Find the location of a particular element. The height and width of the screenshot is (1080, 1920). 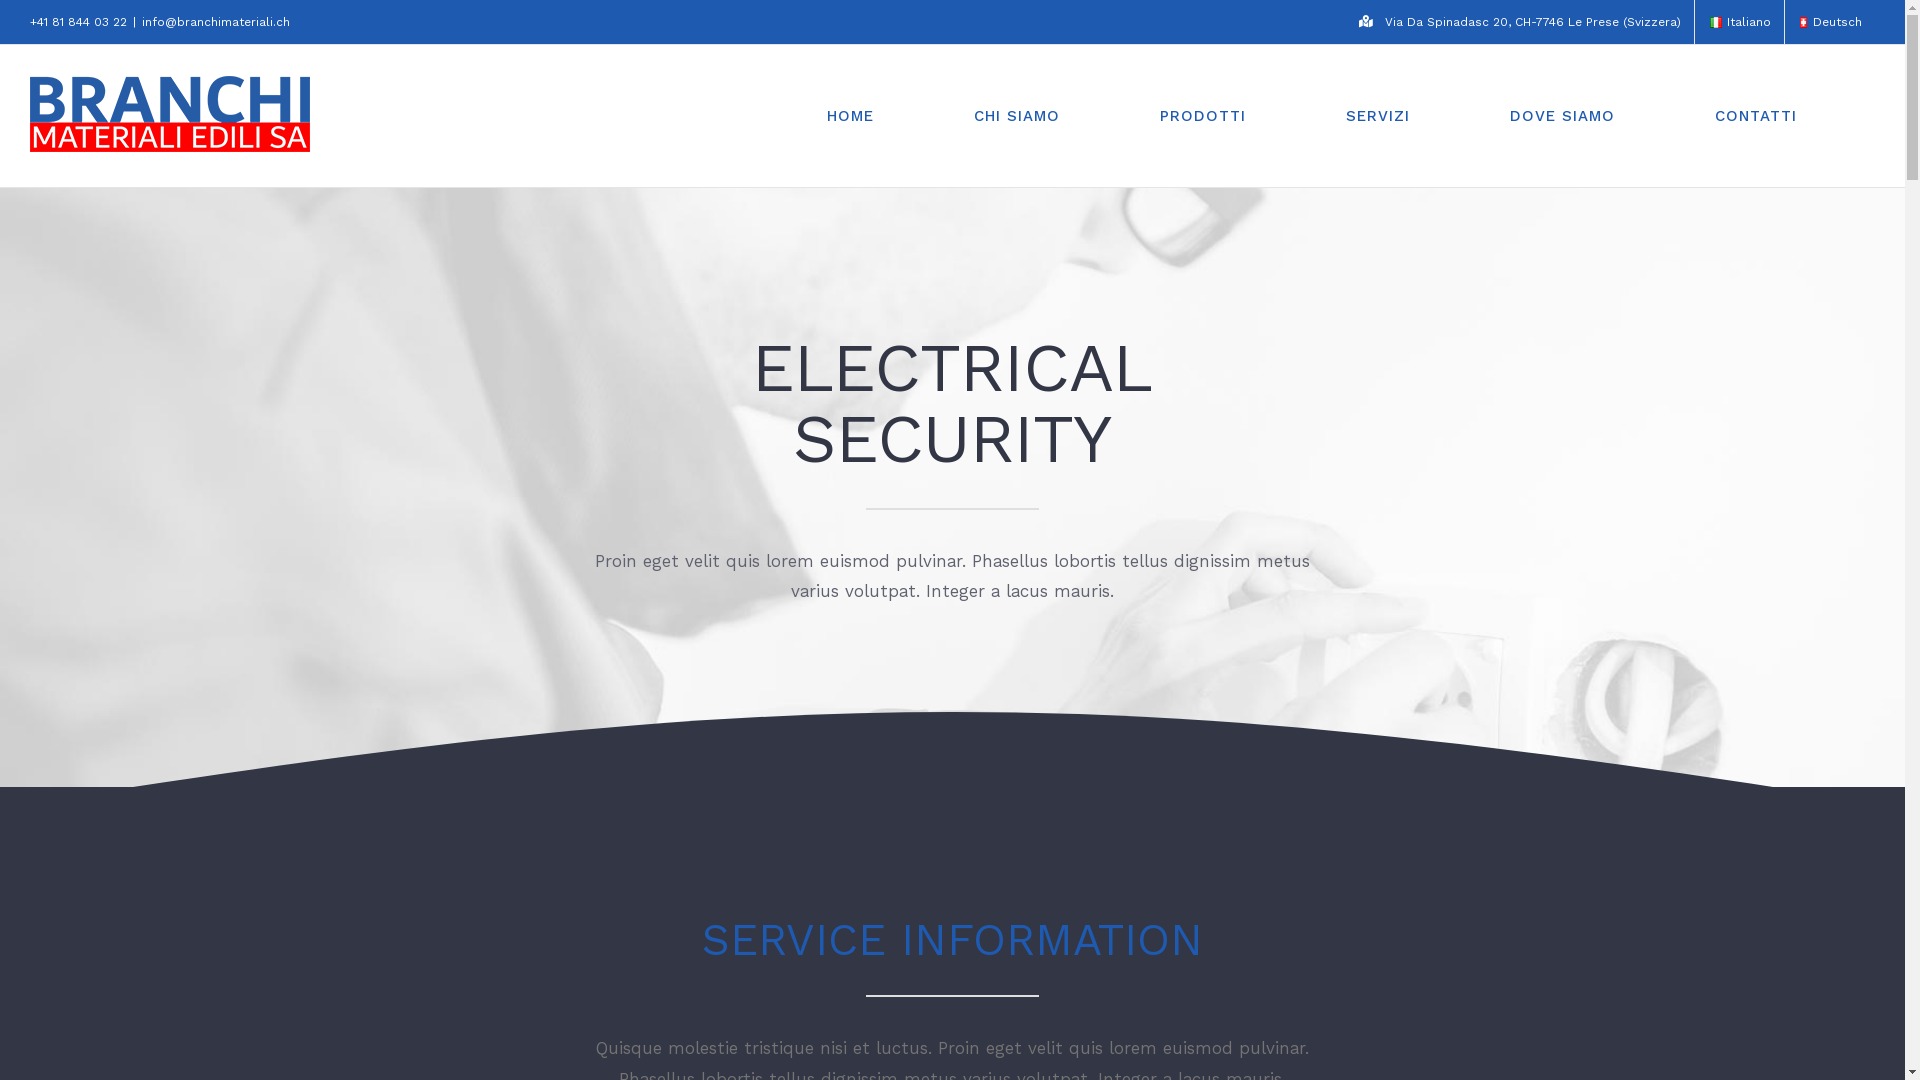

'info@branchimateriali.ch' is located at coordinates (216, 22).